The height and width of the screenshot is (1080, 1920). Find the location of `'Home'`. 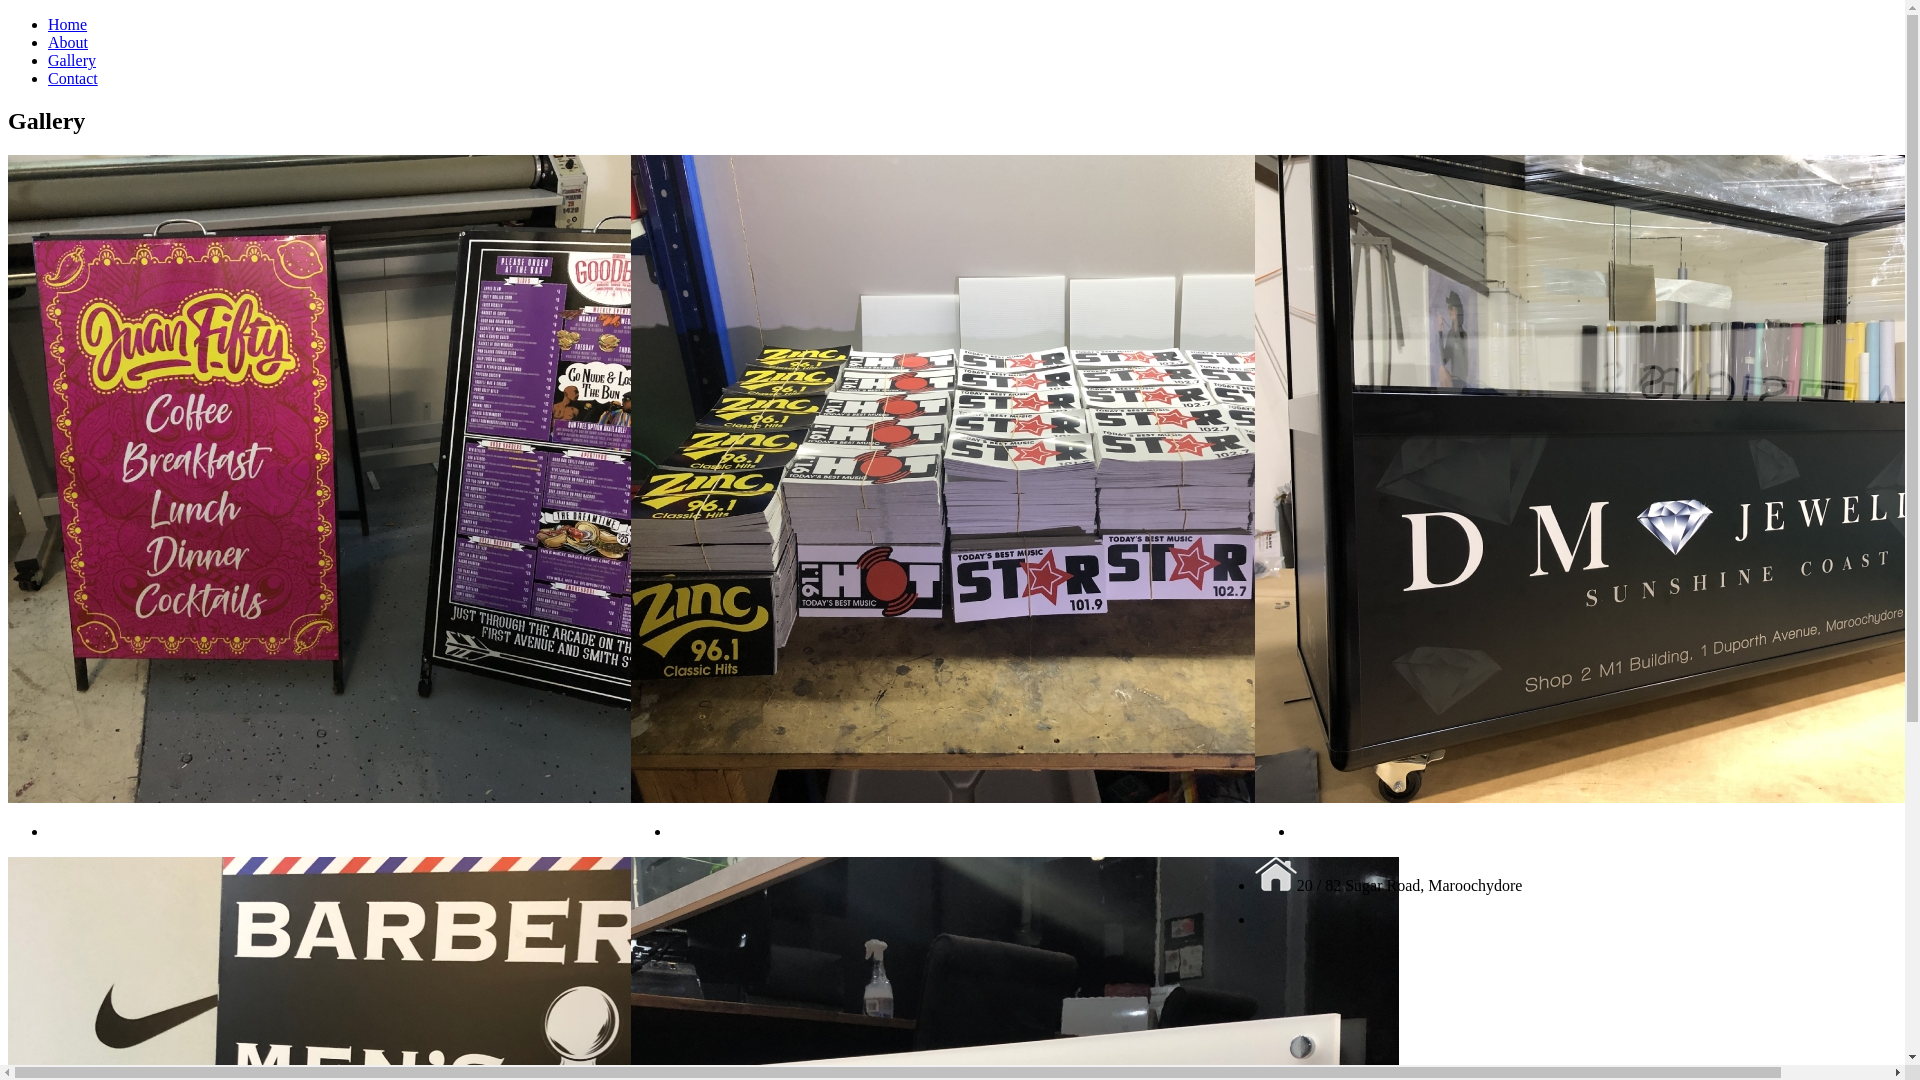

'Home' is located at coordinates (67, 24).